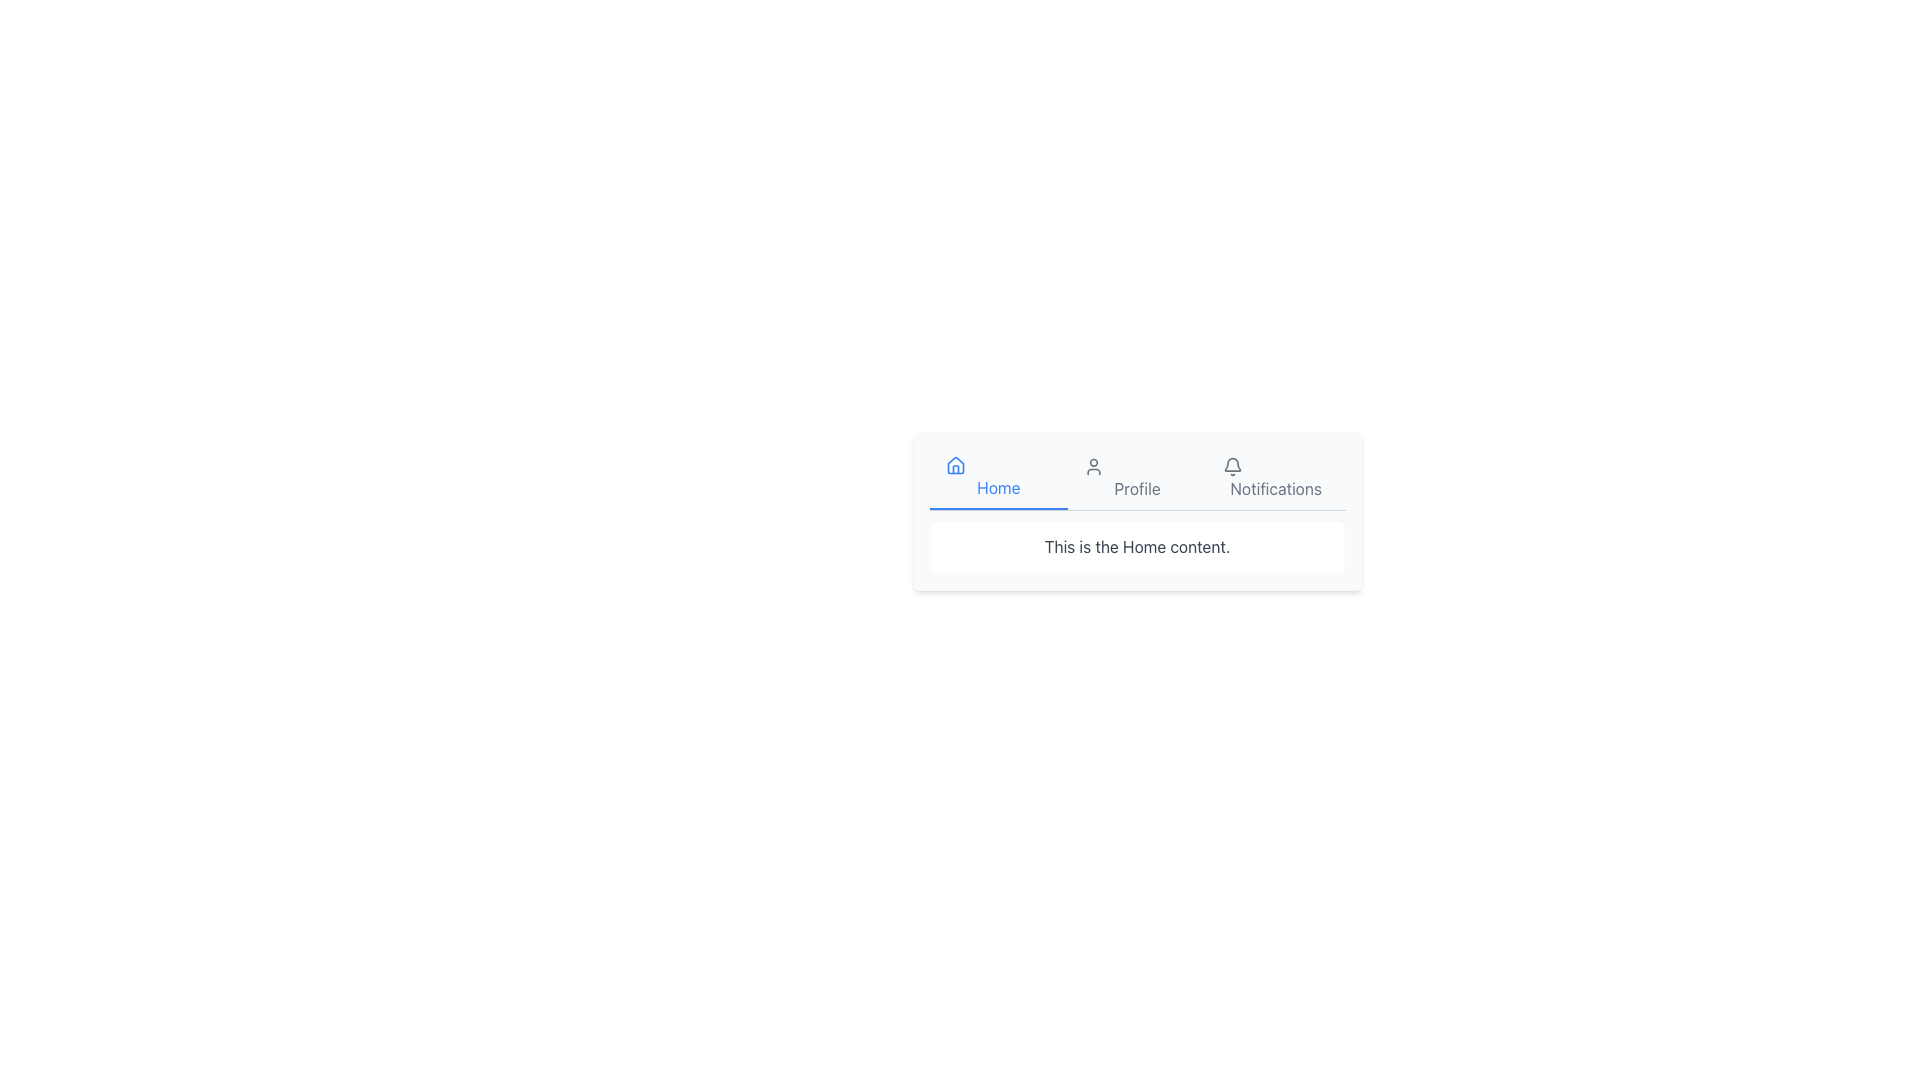 The image size is (1920, 1080). What do you see at coordinates (954, 466) in the screenshot?
I see `the house icon located on the 'Home' tab in the navigation bar` at bounding box center [954, 466].